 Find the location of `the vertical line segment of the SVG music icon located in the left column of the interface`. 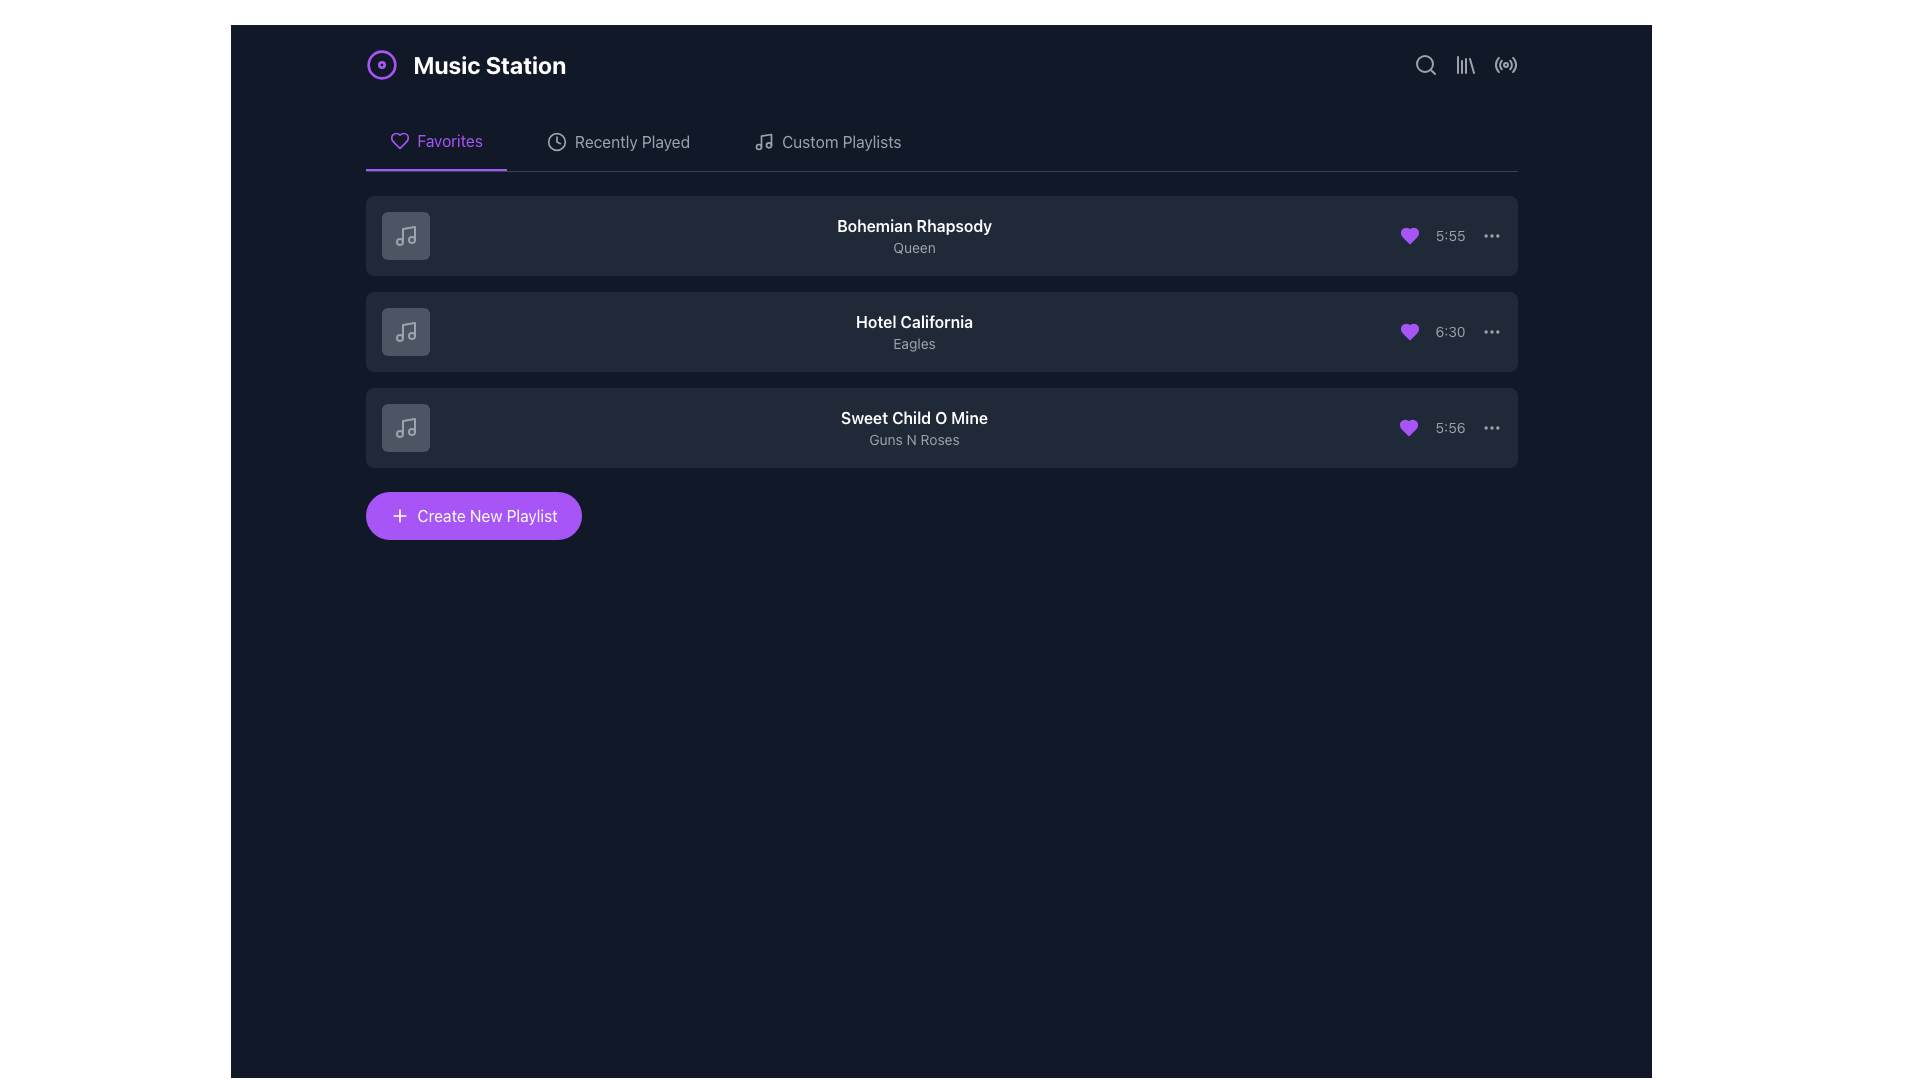

the vertical line segment of the SVG music icon located in the left column of the interface is located at coordinates (407, 425).